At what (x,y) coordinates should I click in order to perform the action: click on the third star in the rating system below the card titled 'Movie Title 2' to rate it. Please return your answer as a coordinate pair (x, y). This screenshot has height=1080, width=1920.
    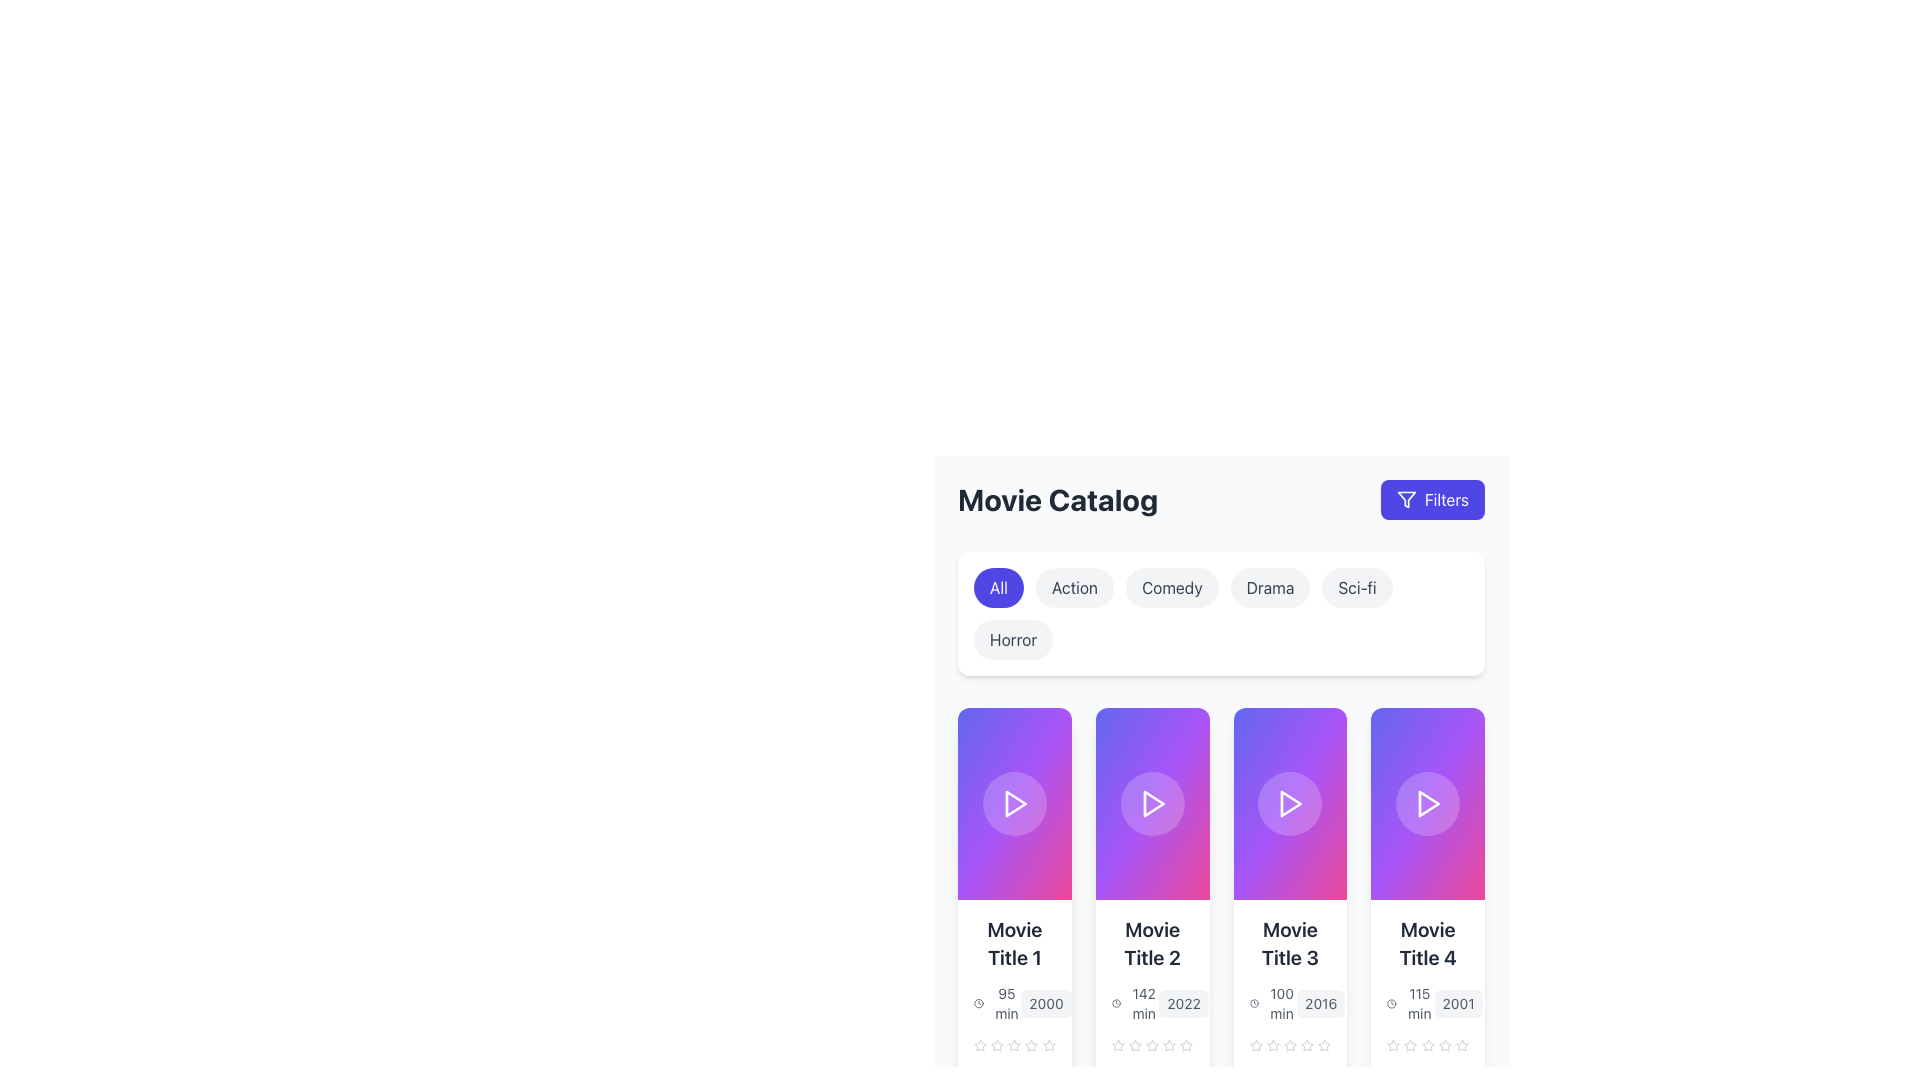
    Looking at the image, I should click on (1134, 1044).